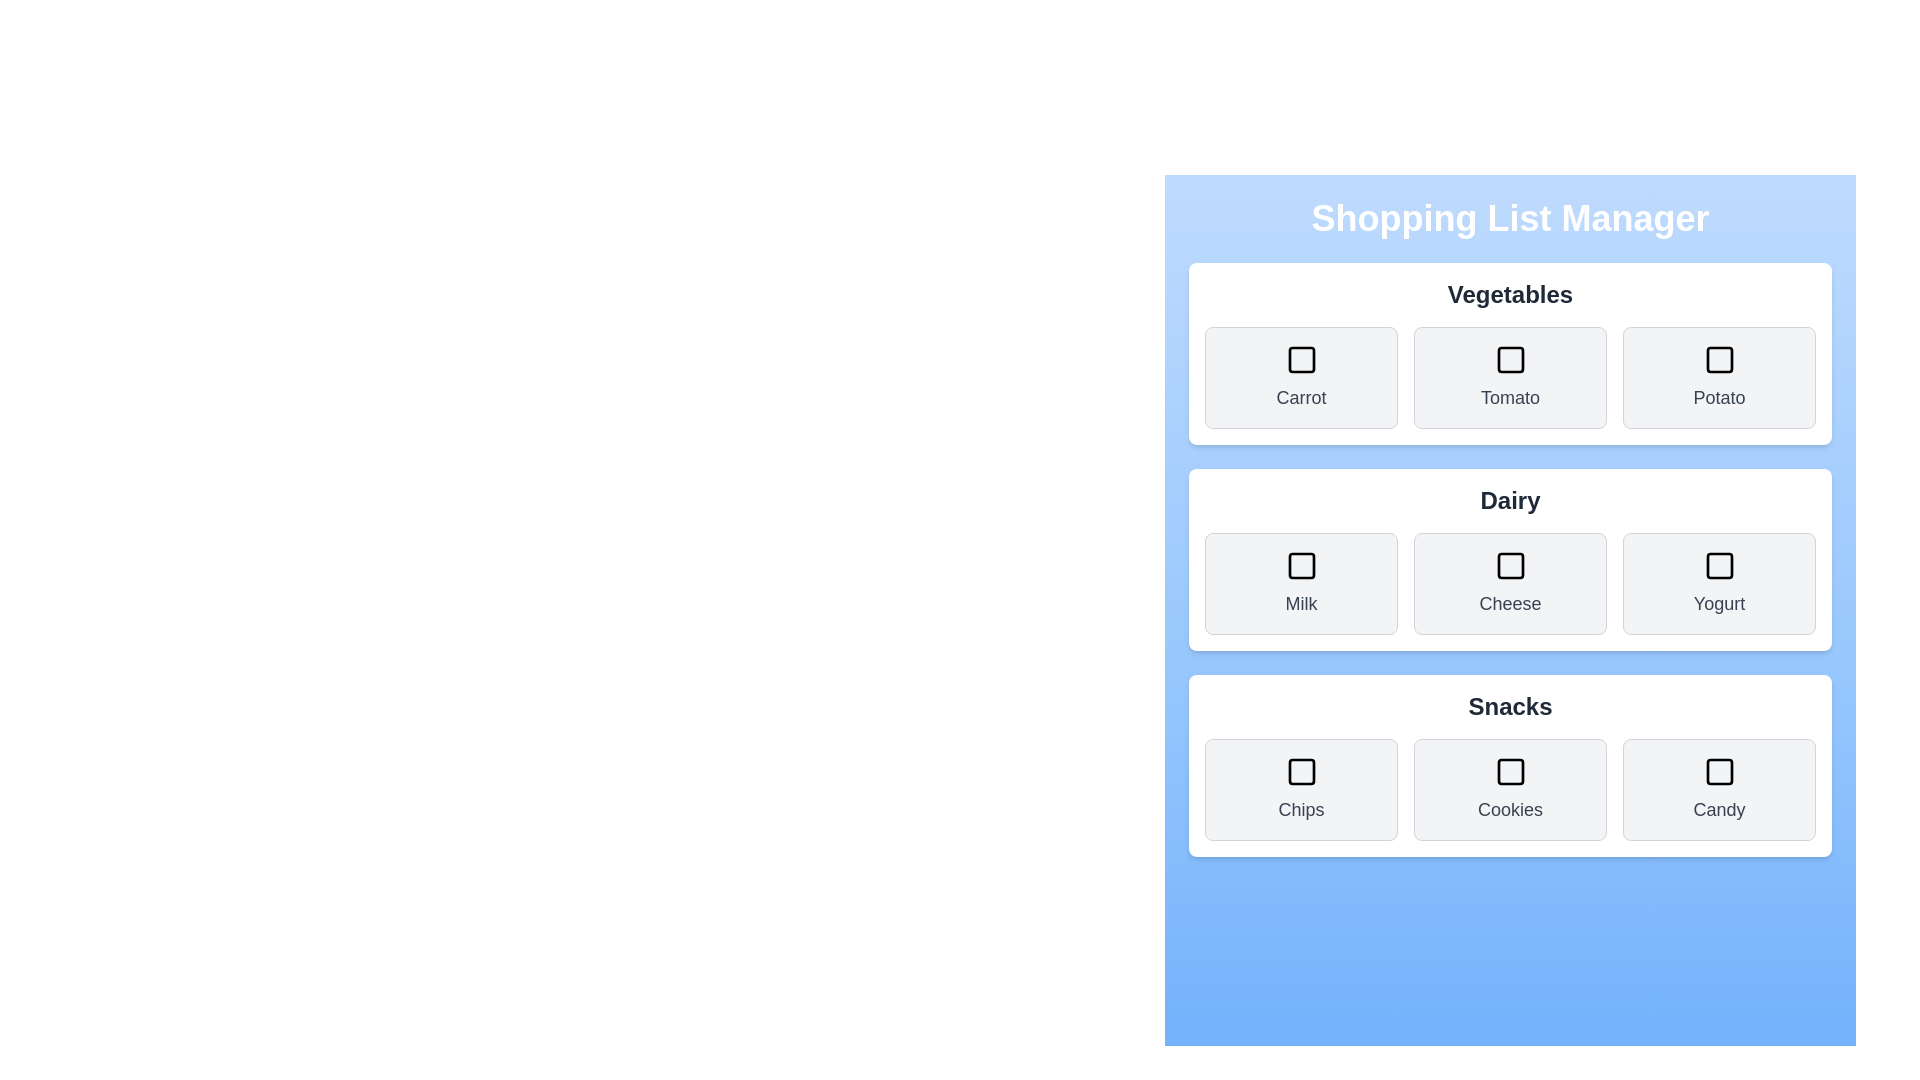 Image resolution: width=1920 pixels, height=1080 pixels. I want to click on the item Cheese to observe the hover effect, so click(1510, 583).